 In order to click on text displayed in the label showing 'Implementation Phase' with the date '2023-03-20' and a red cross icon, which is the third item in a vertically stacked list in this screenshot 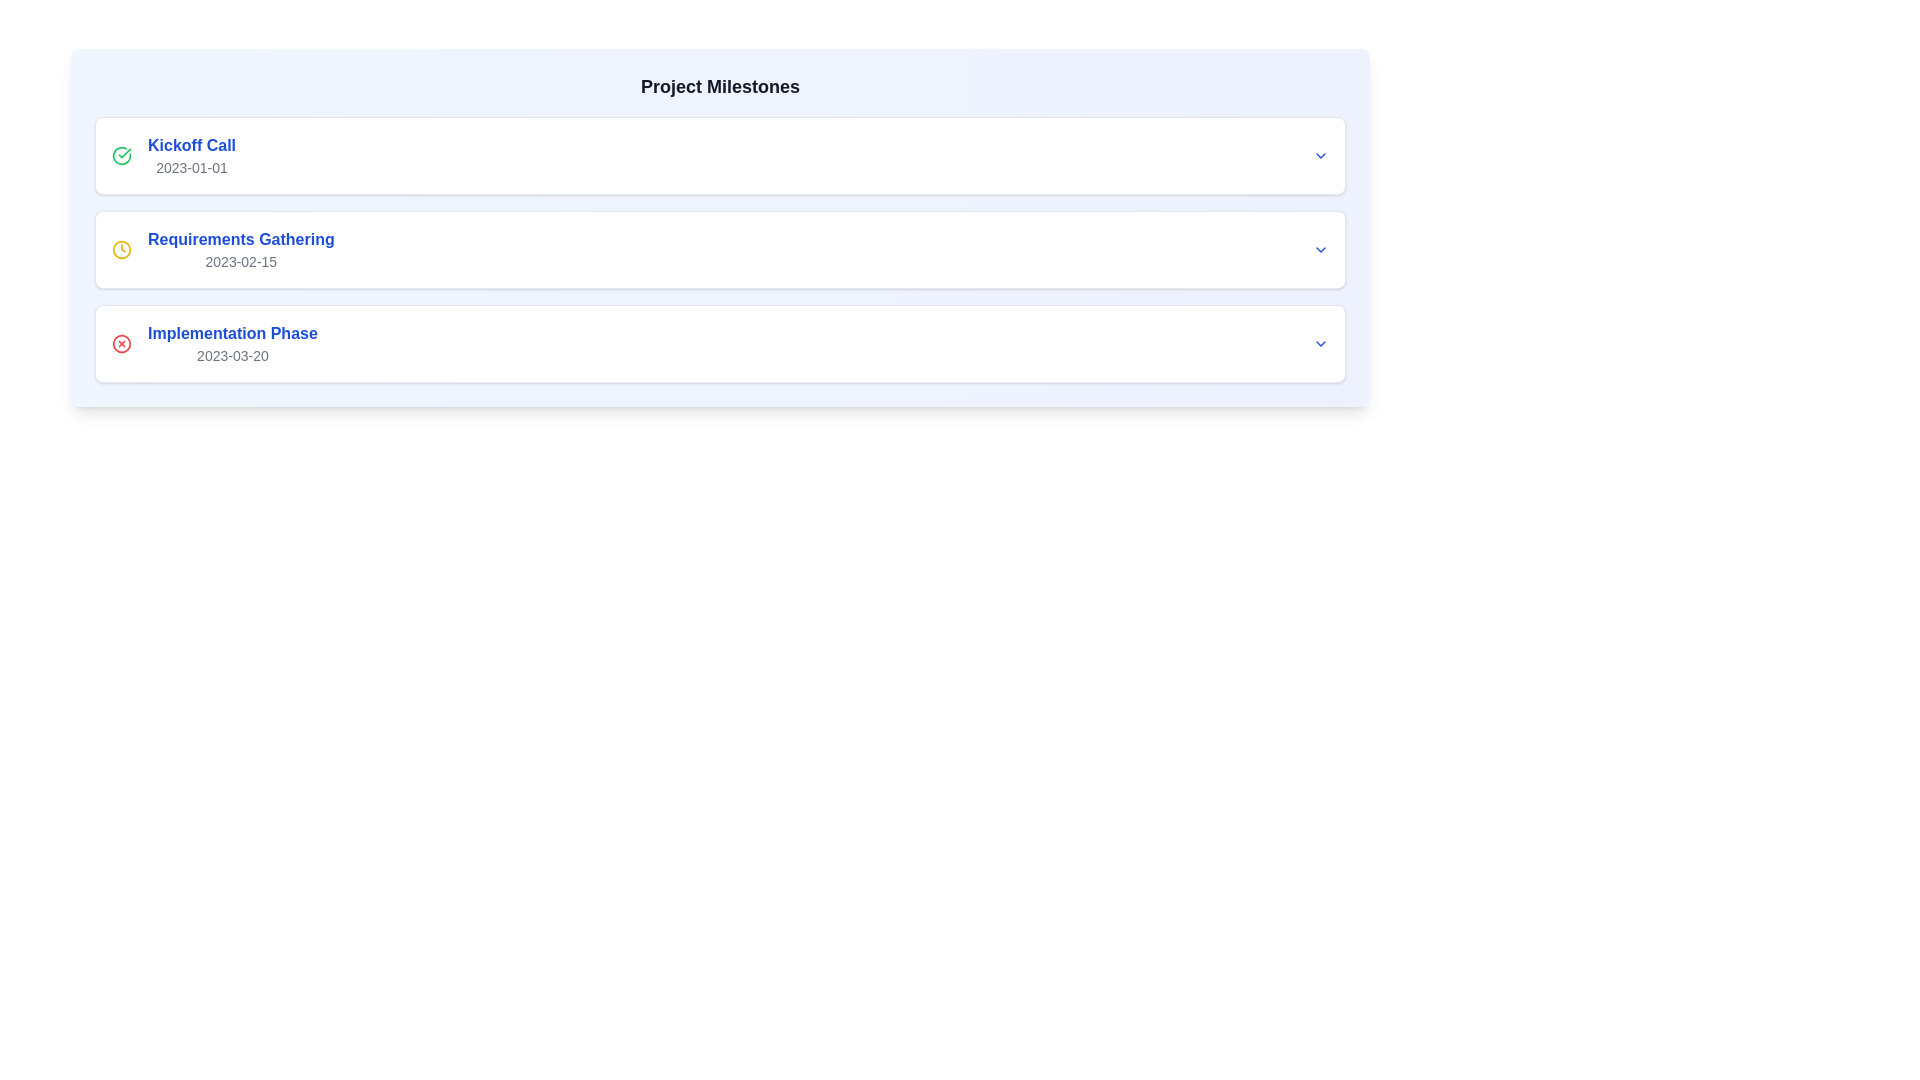, I will do `click(214, 342)`.